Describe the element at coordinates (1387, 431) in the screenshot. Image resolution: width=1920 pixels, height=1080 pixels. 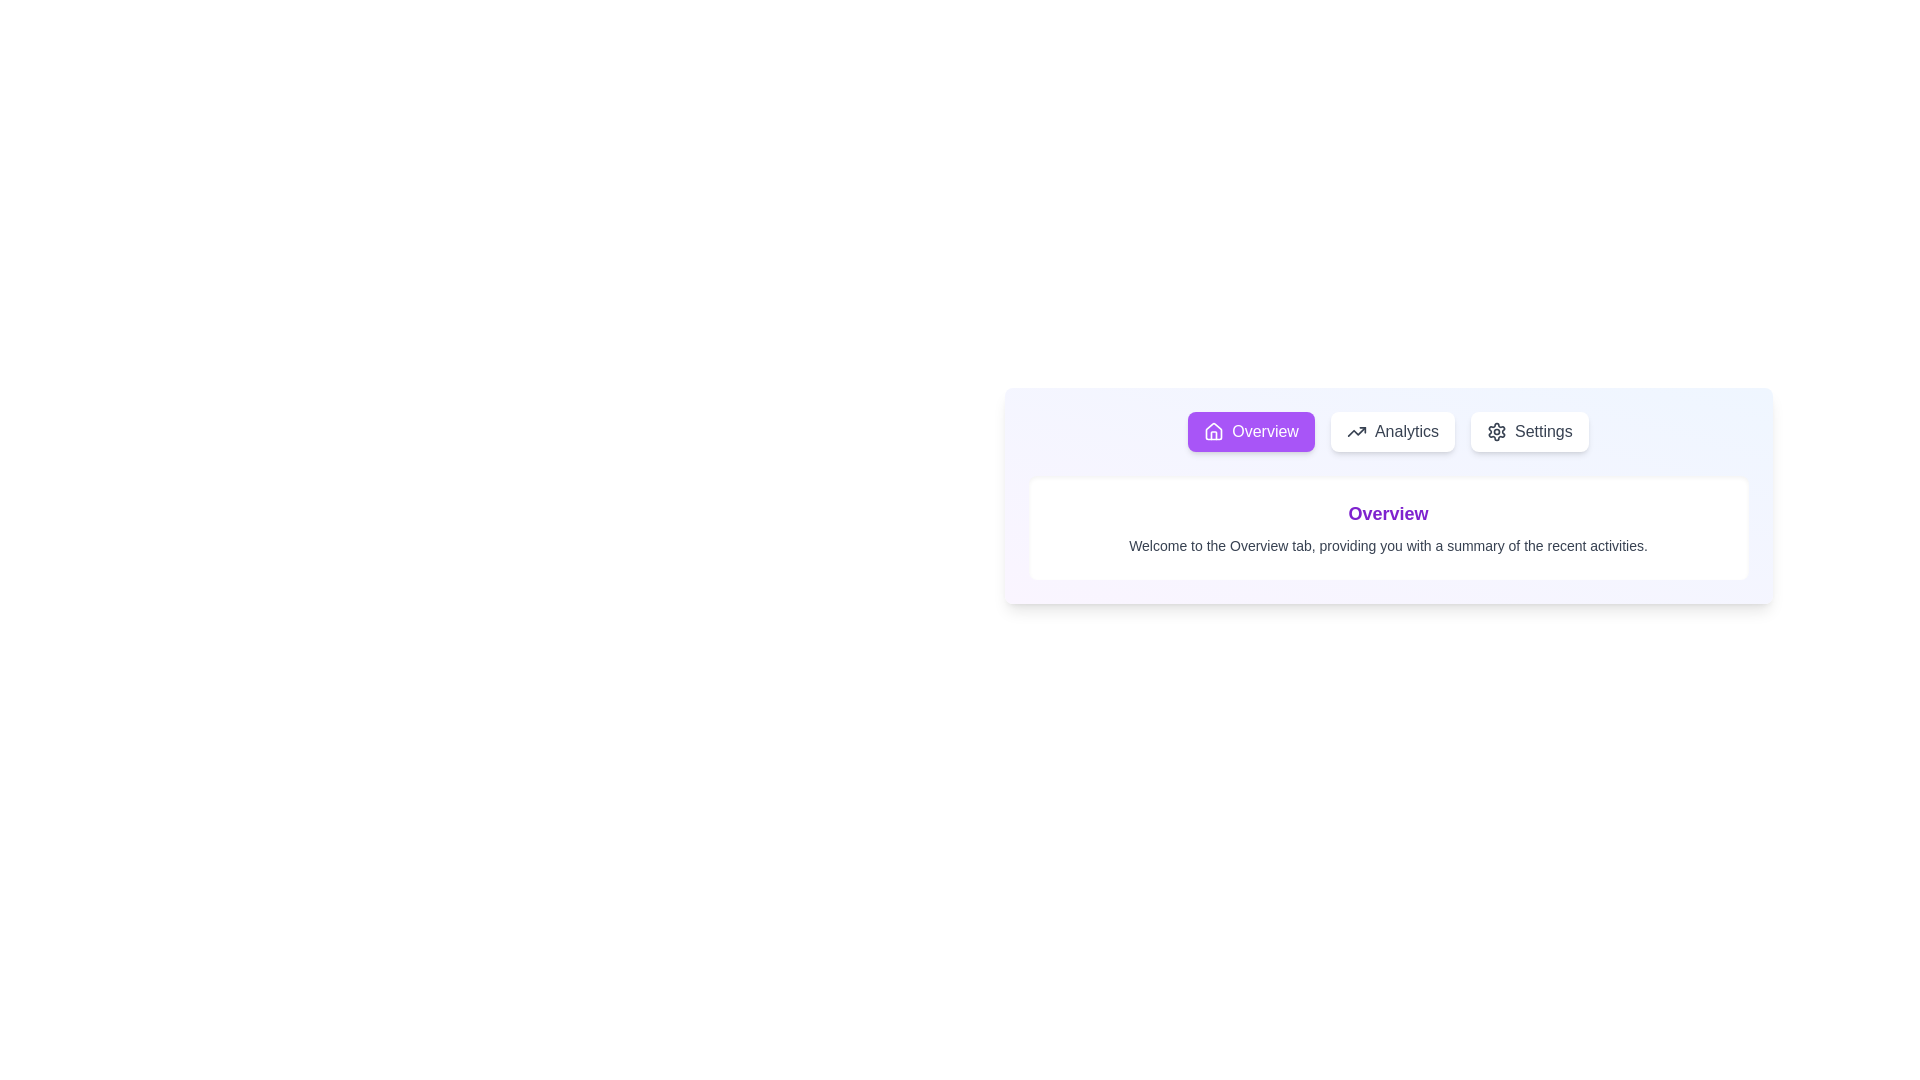
I see `the 'Analytics' navigation button, which features a white background, gray text, and a trend line icon, positioned between the 'Overview' and 'Settings' buttons` at that location.